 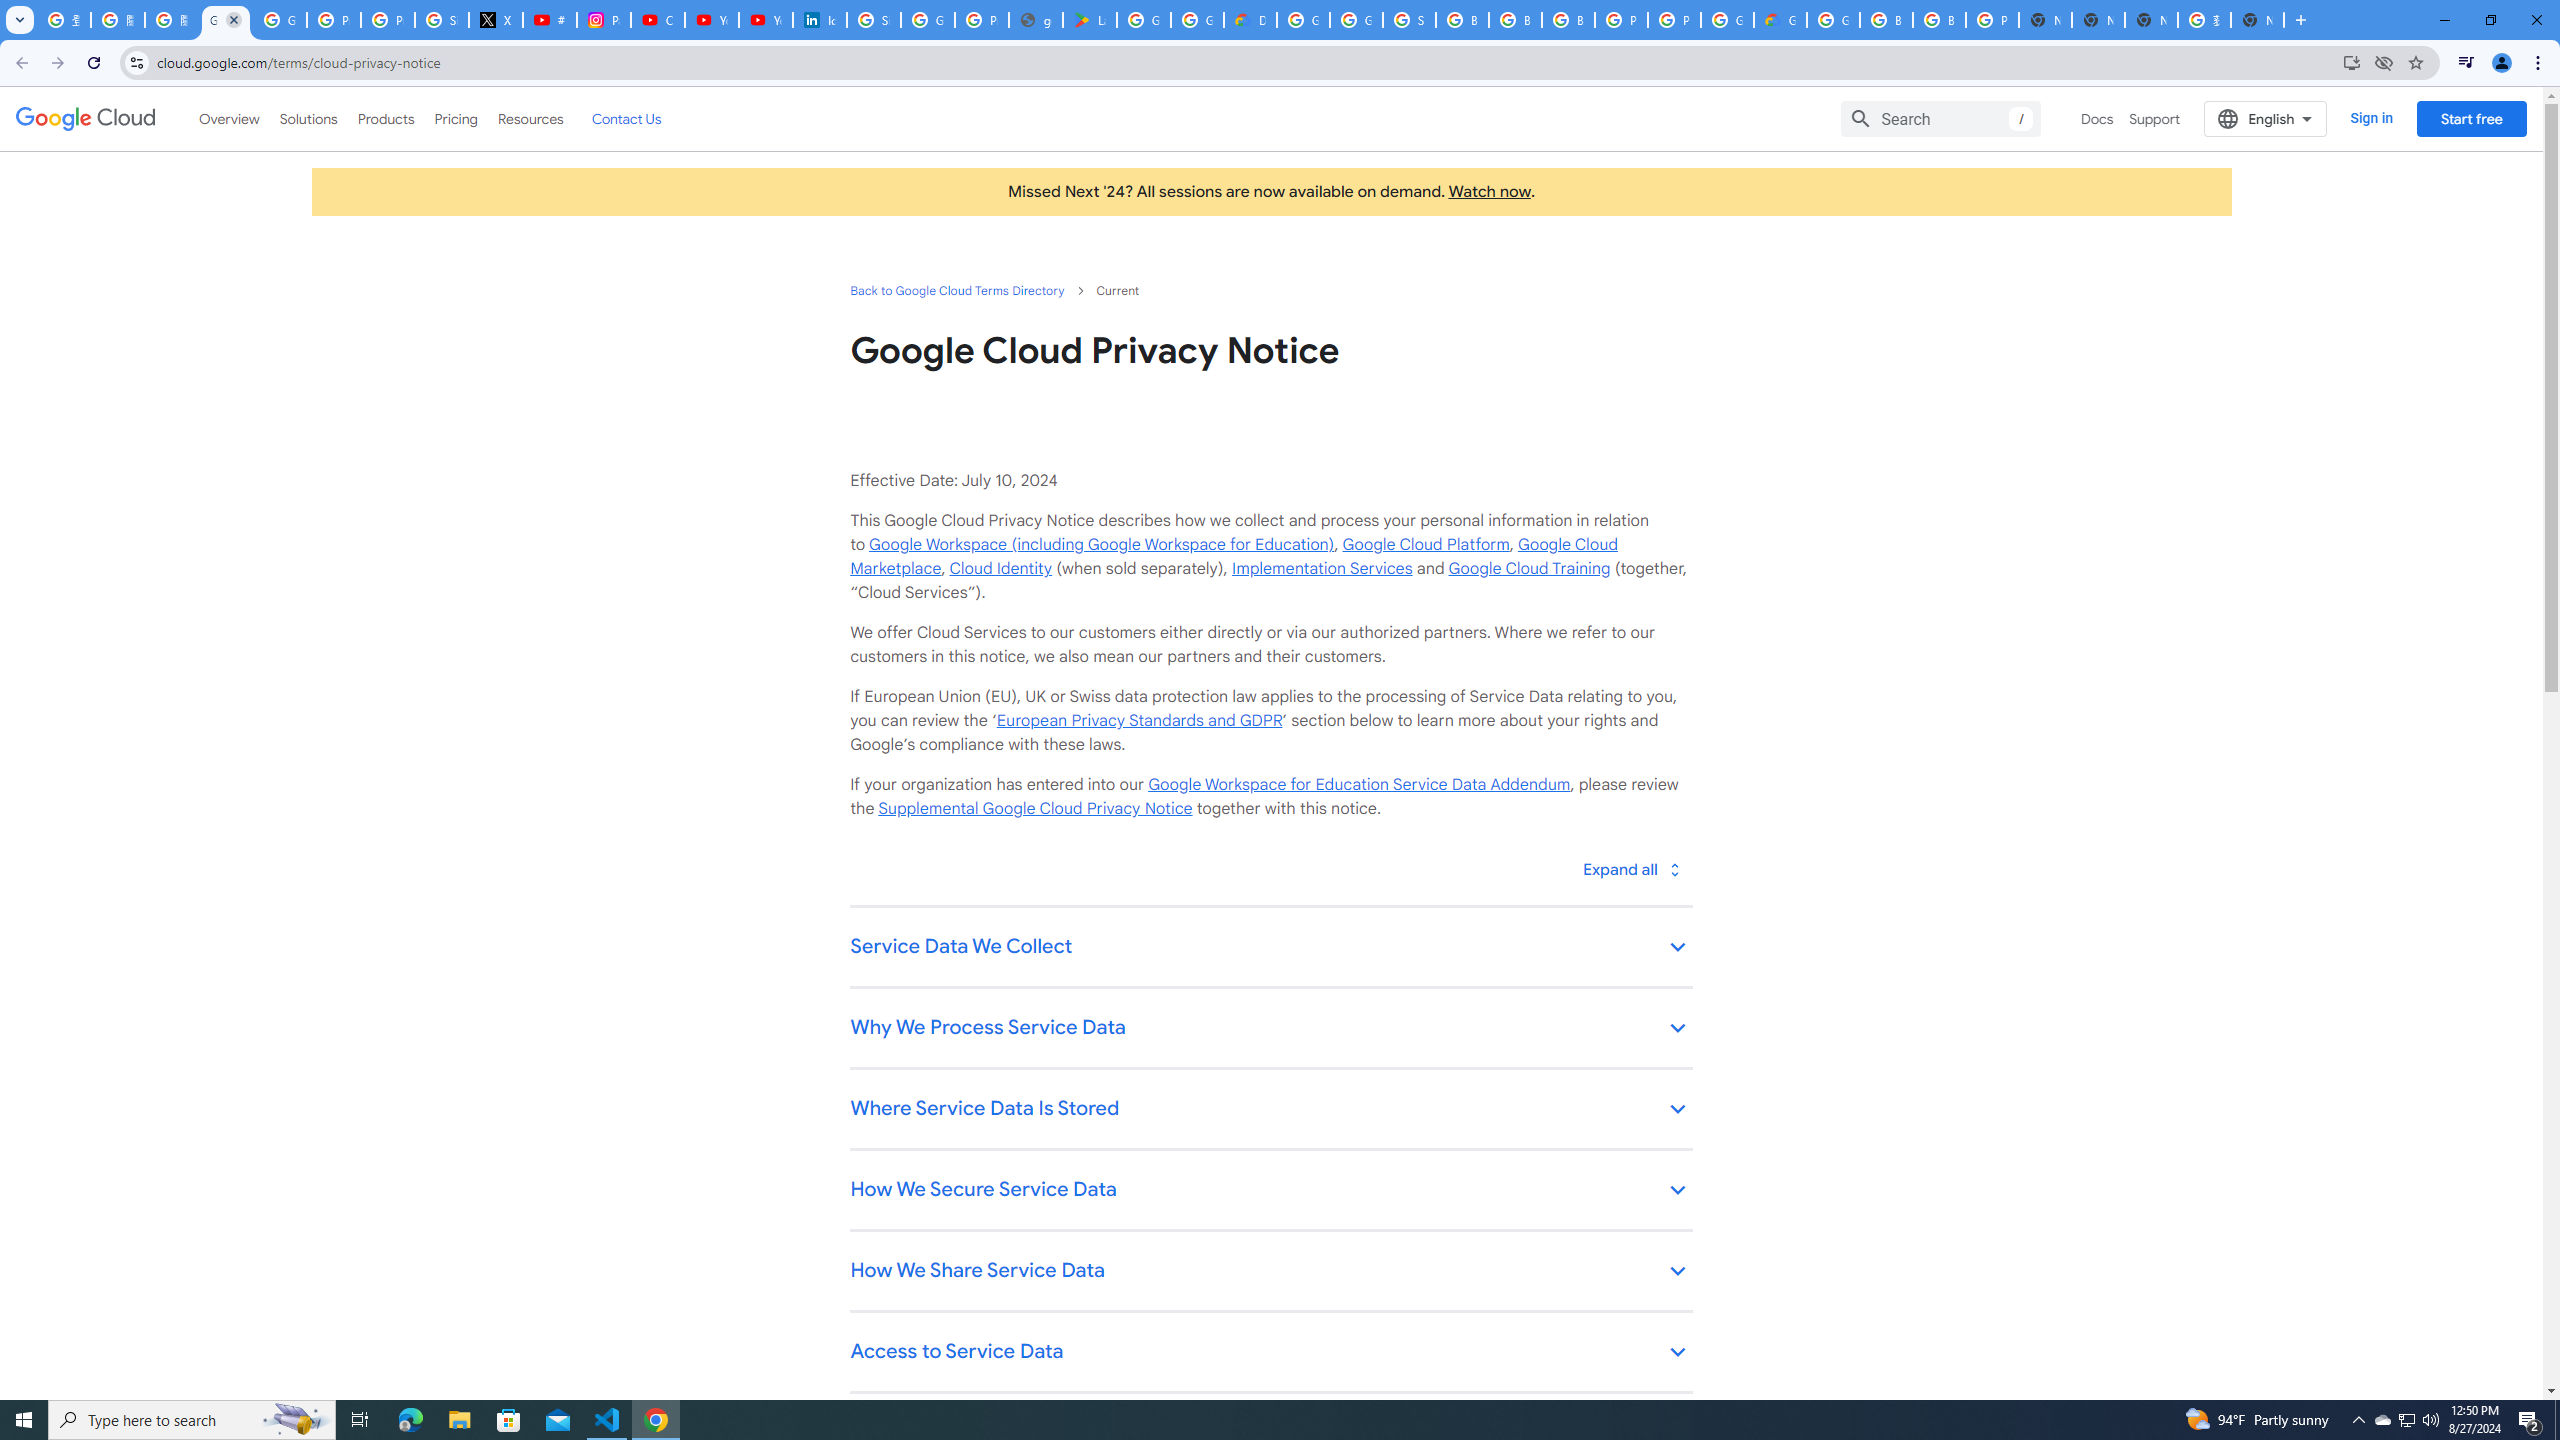 What do you see at coordinates (1424, 544) in the screenshot?
I see `'Google Cloud Platform'` at bounding box center [1424, 544].